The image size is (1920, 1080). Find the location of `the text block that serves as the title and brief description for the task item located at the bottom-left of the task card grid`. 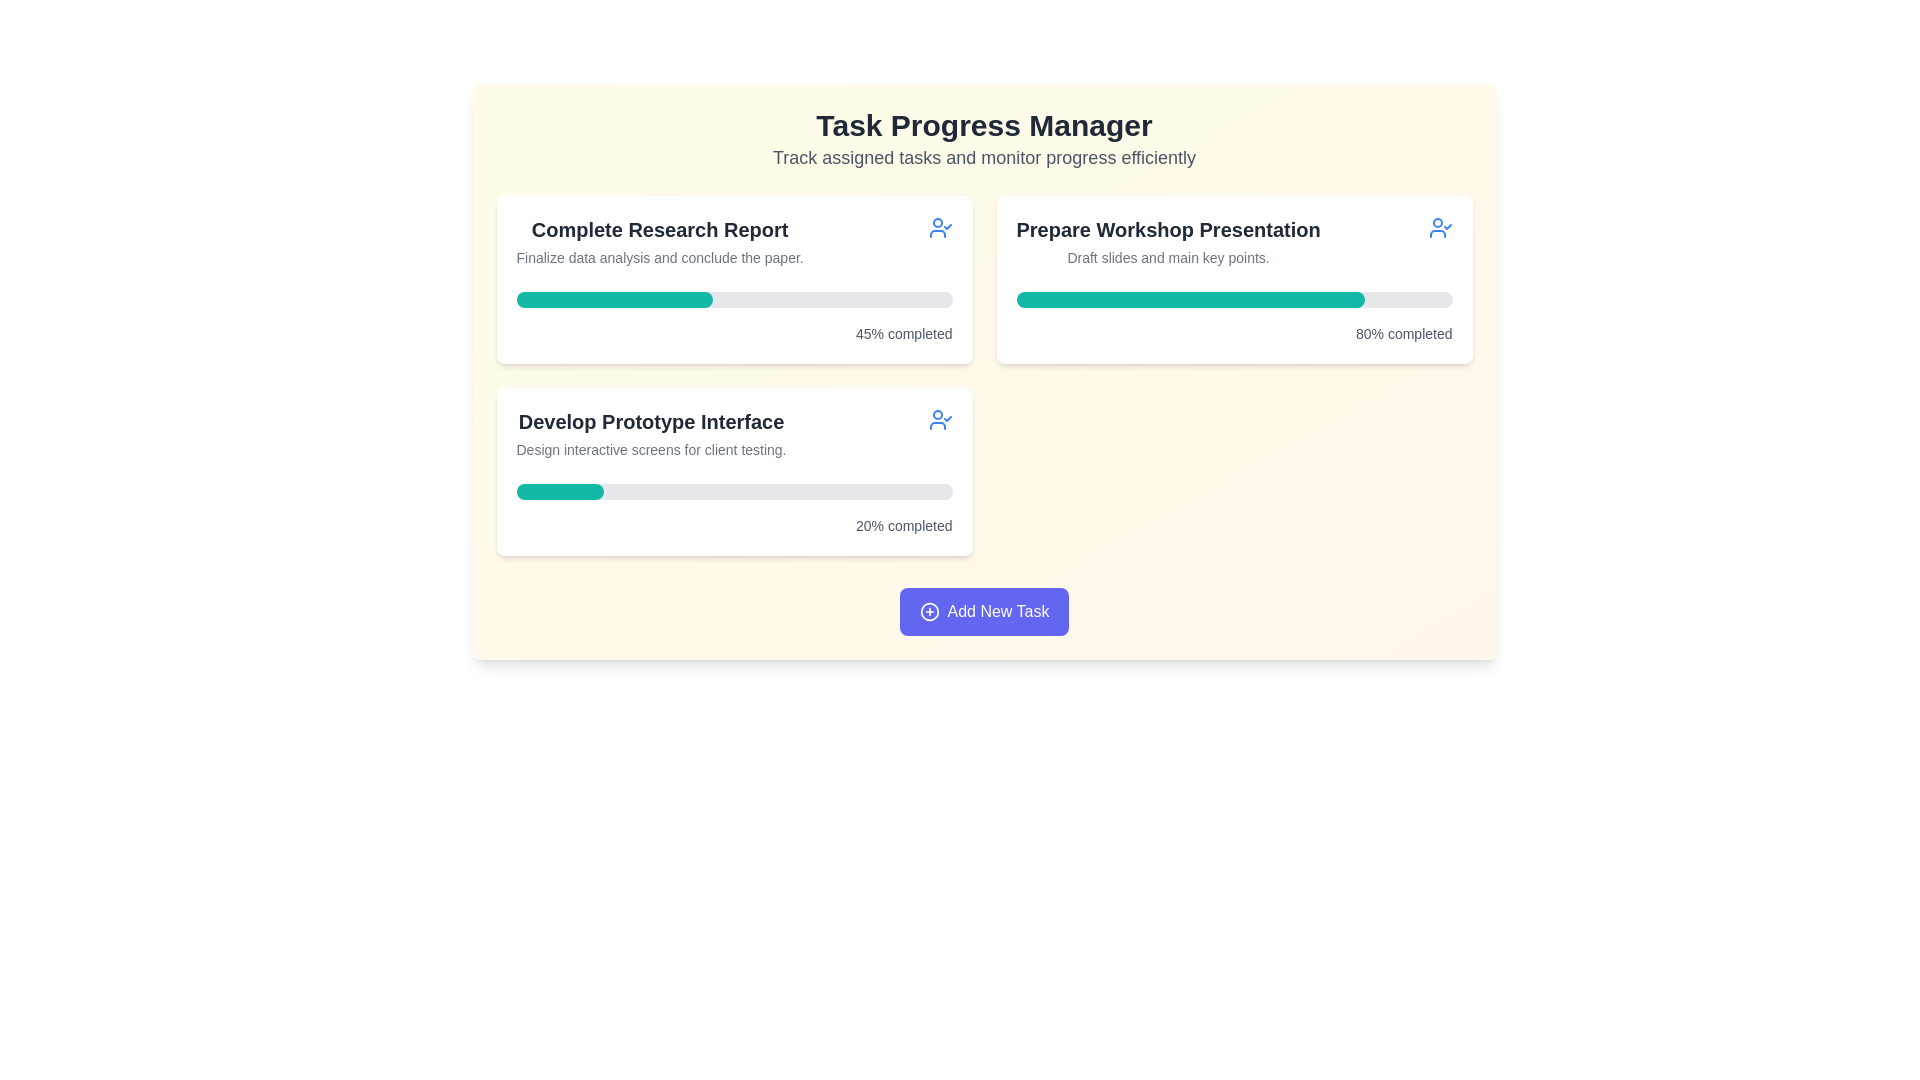

the text block that serves as the title and brief description for the task item located at the bottom-left of the task card grid is located at coordinates (733, 433).